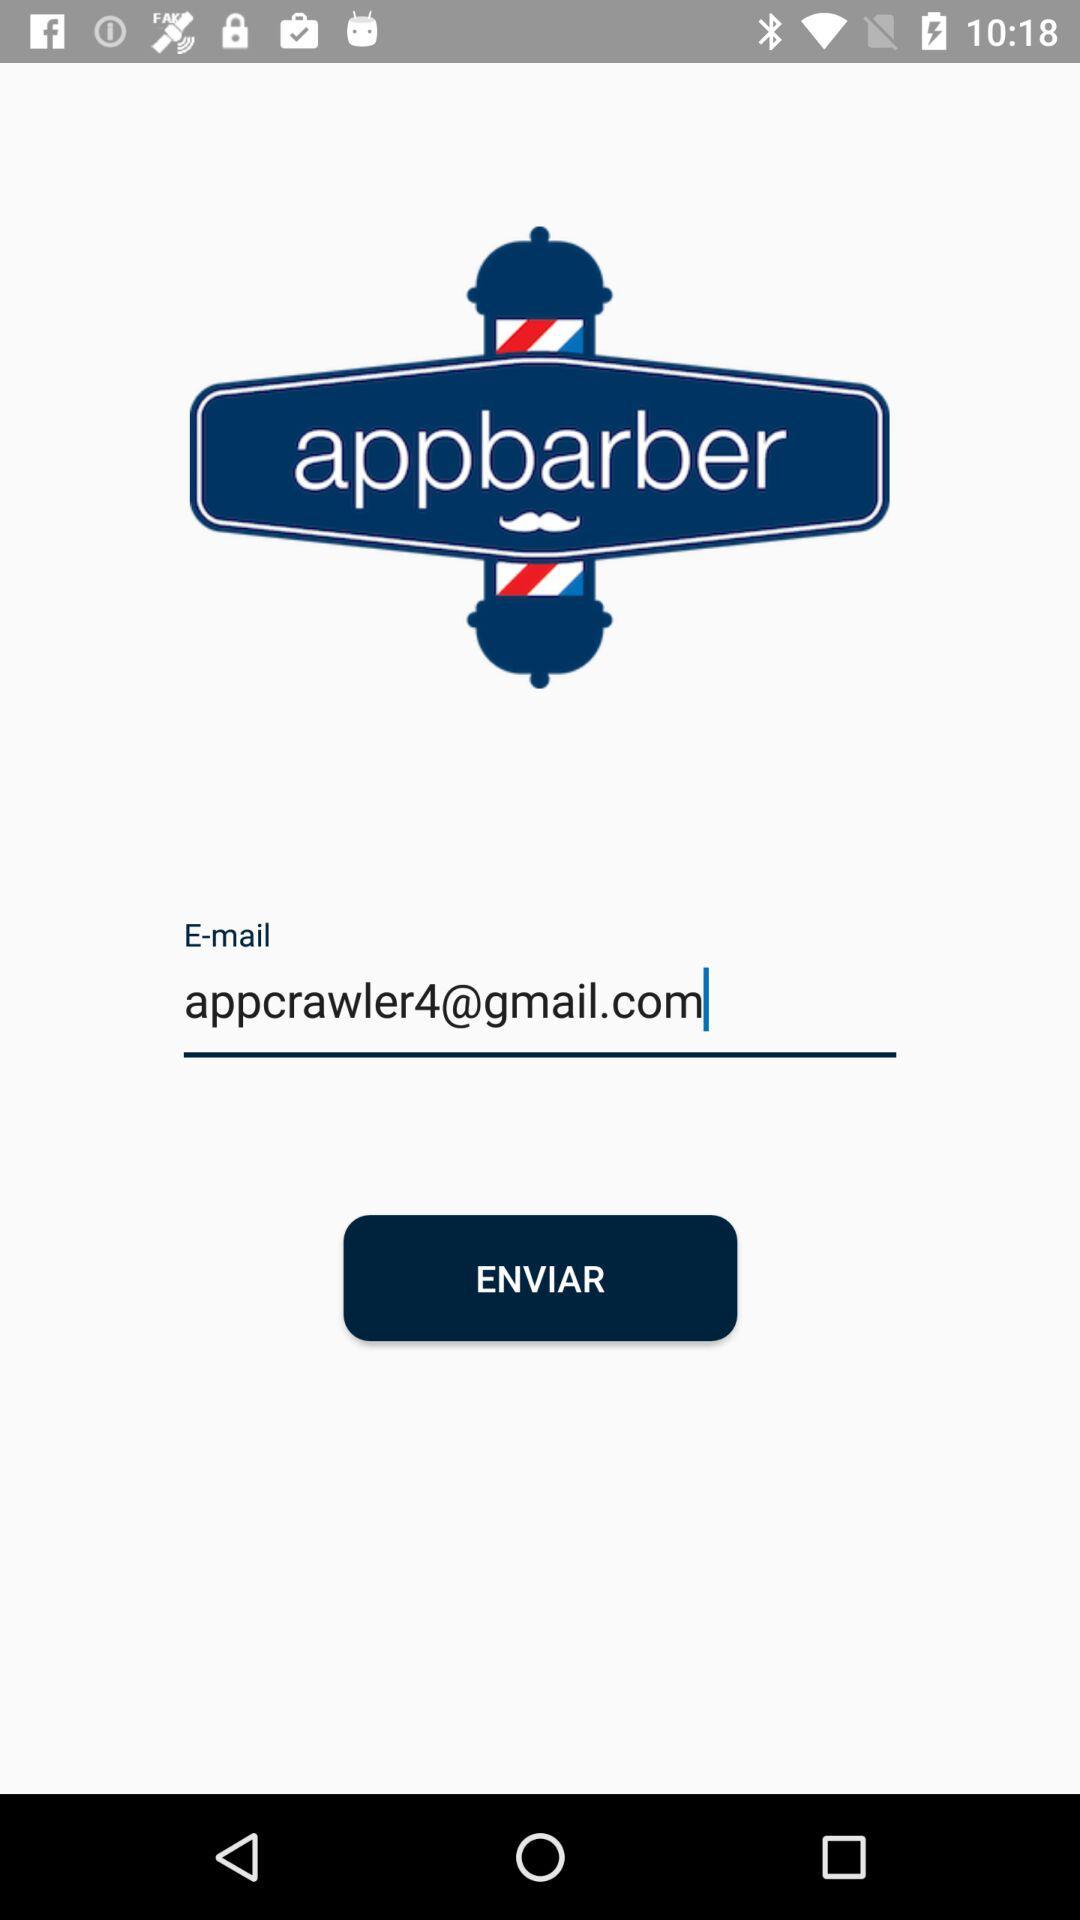  Describe the element at coordinates (540, 1012) in the screenshot. I see `the appcrawler4@gmail.com icon` at that location.